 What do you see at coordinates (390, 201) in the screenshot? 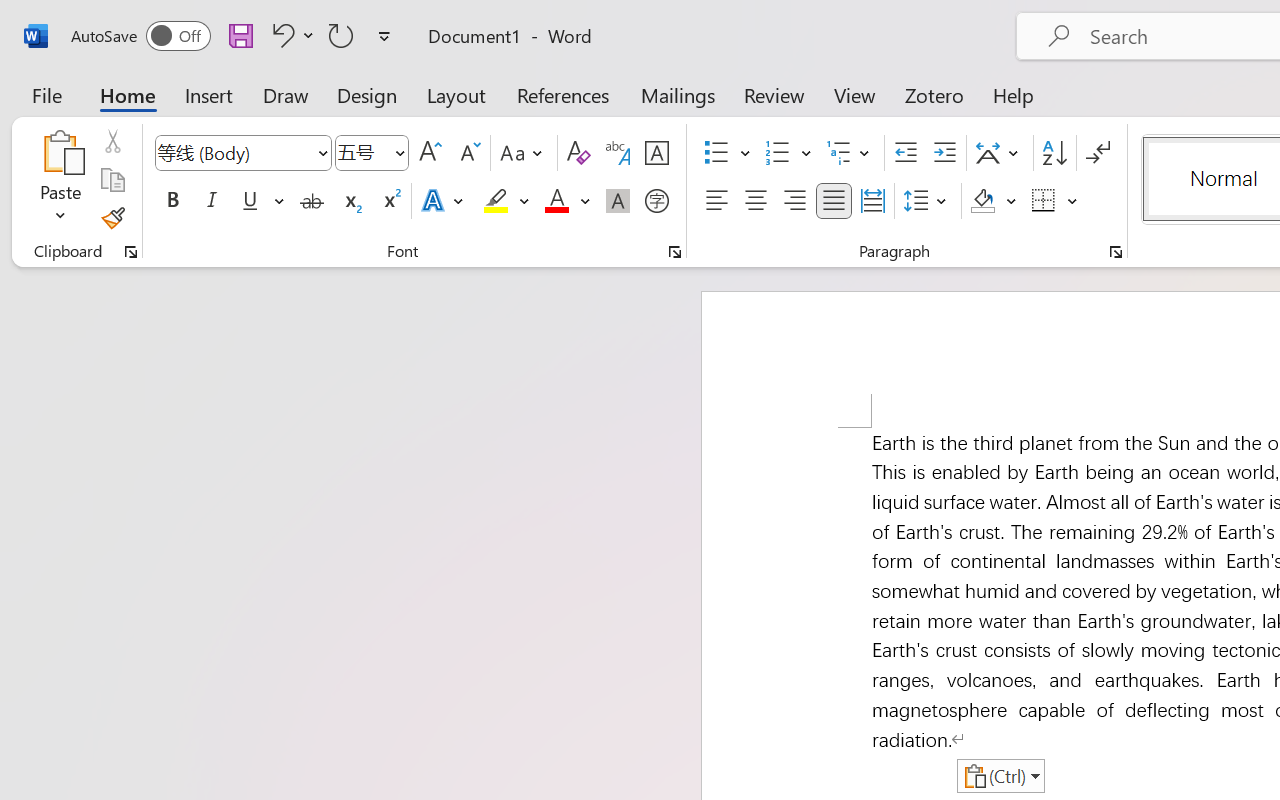
I see `'Superscript'` at bounding box center [390, 201].